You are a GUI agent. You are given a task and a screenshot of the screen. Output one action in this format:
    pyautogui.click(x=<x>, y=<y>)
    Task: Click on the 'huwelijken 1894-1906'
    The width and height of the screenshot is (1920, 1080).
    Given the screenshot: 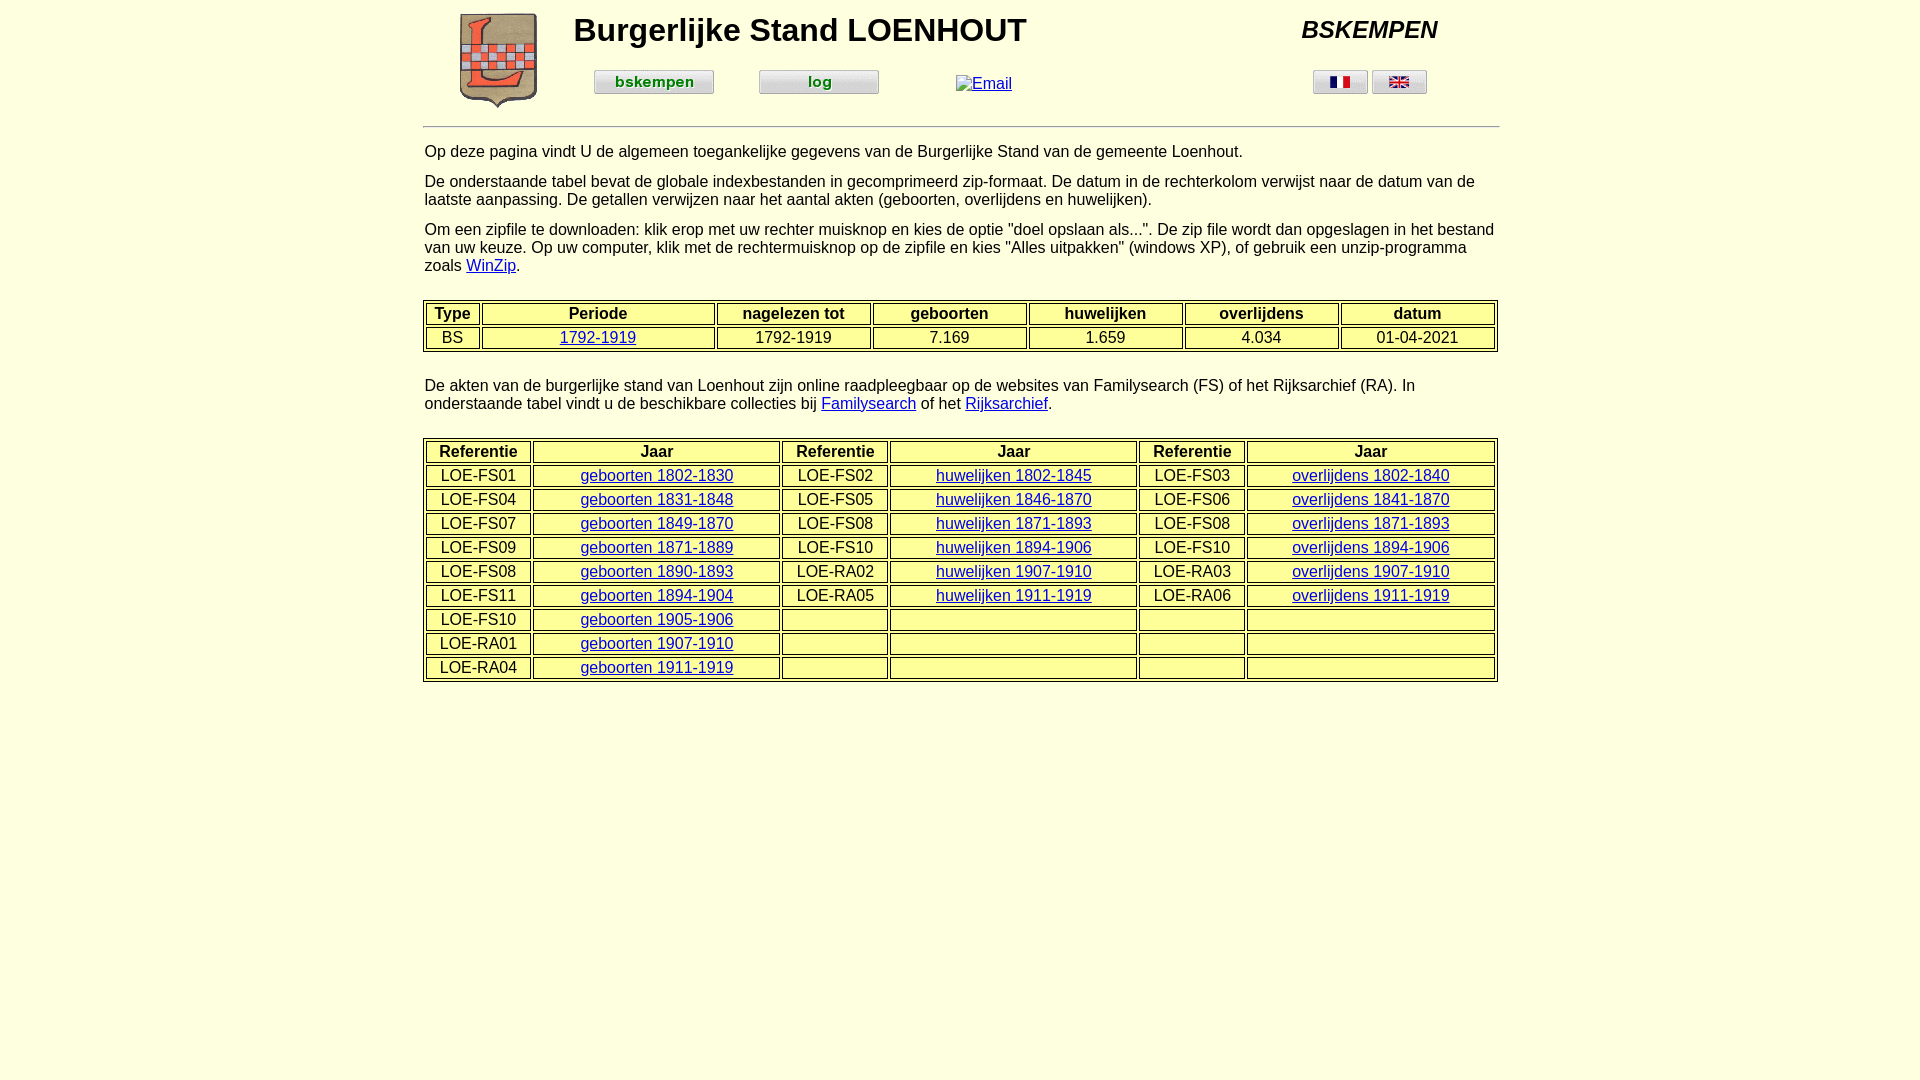 What is the action you would take?
    pyautogui.click(x=1013, y=547)
    